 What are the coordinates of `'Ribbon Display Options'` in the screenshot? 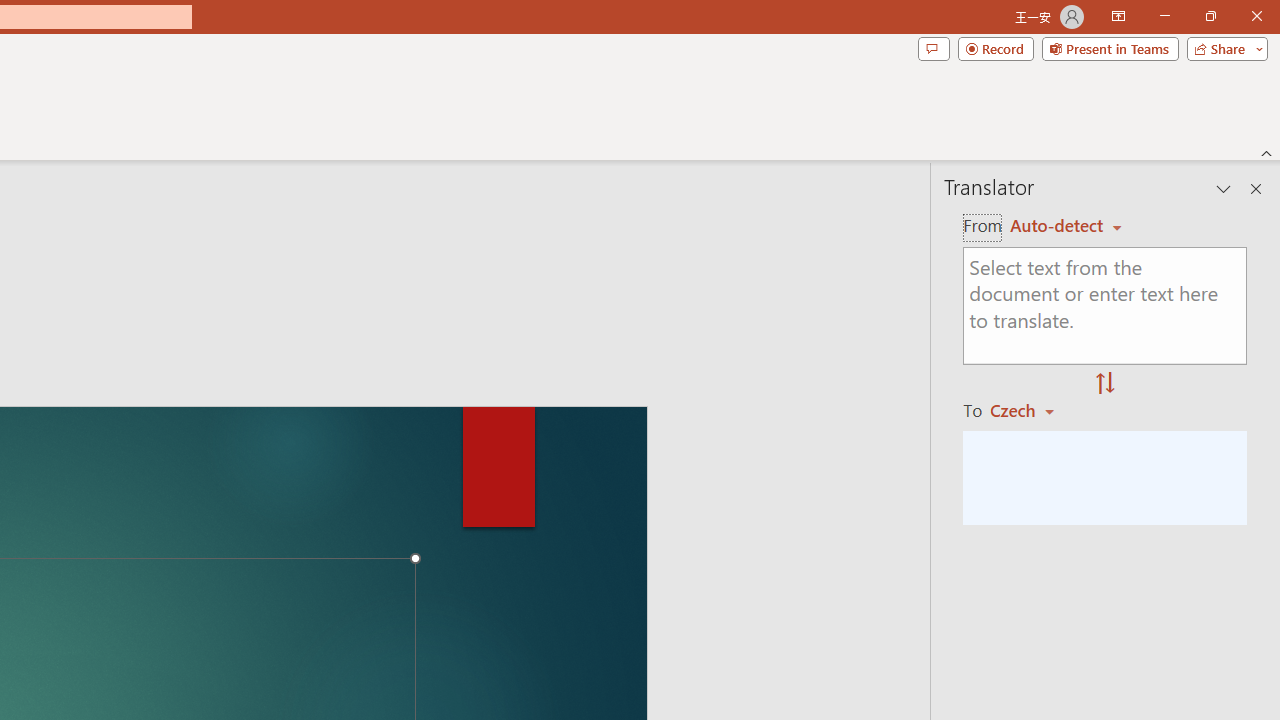 It's located at (1117, 16).